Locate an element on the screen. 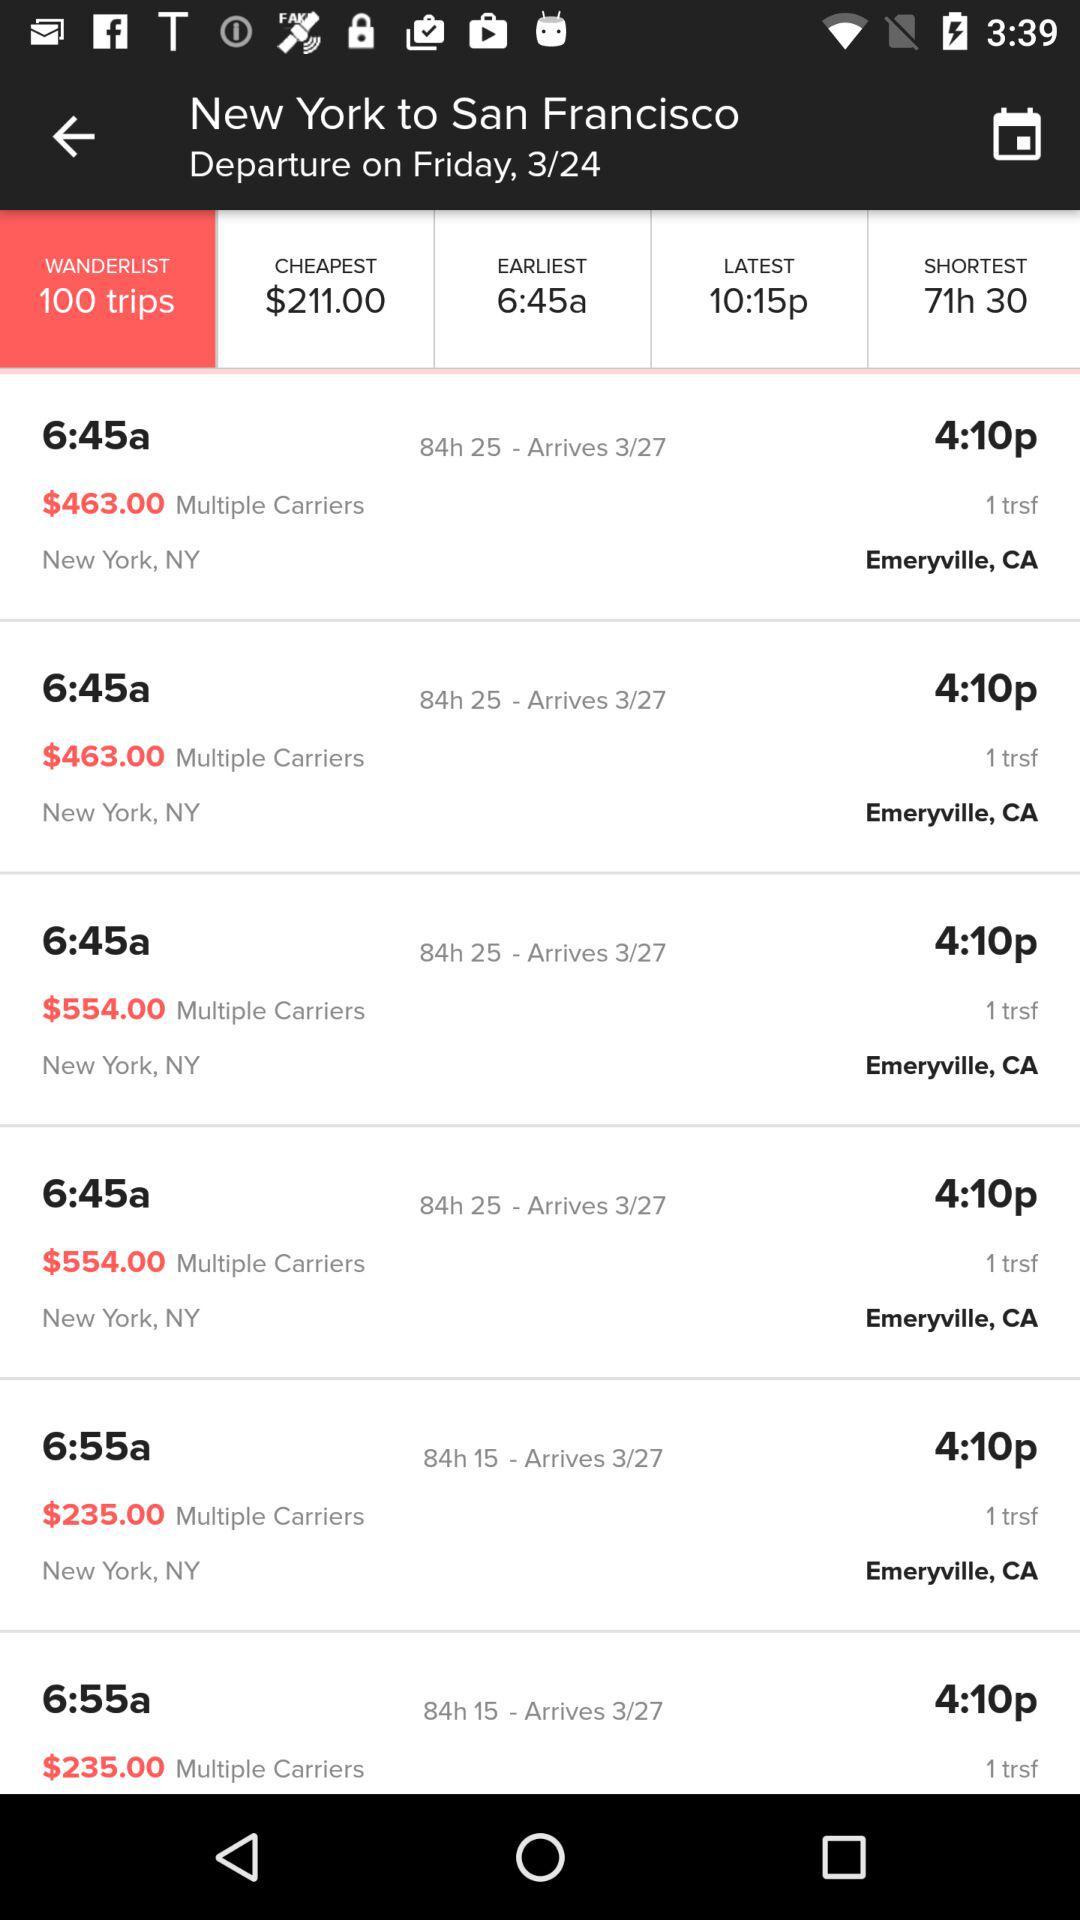  icon above the wanderlist item is located at coordinates (72, 135).